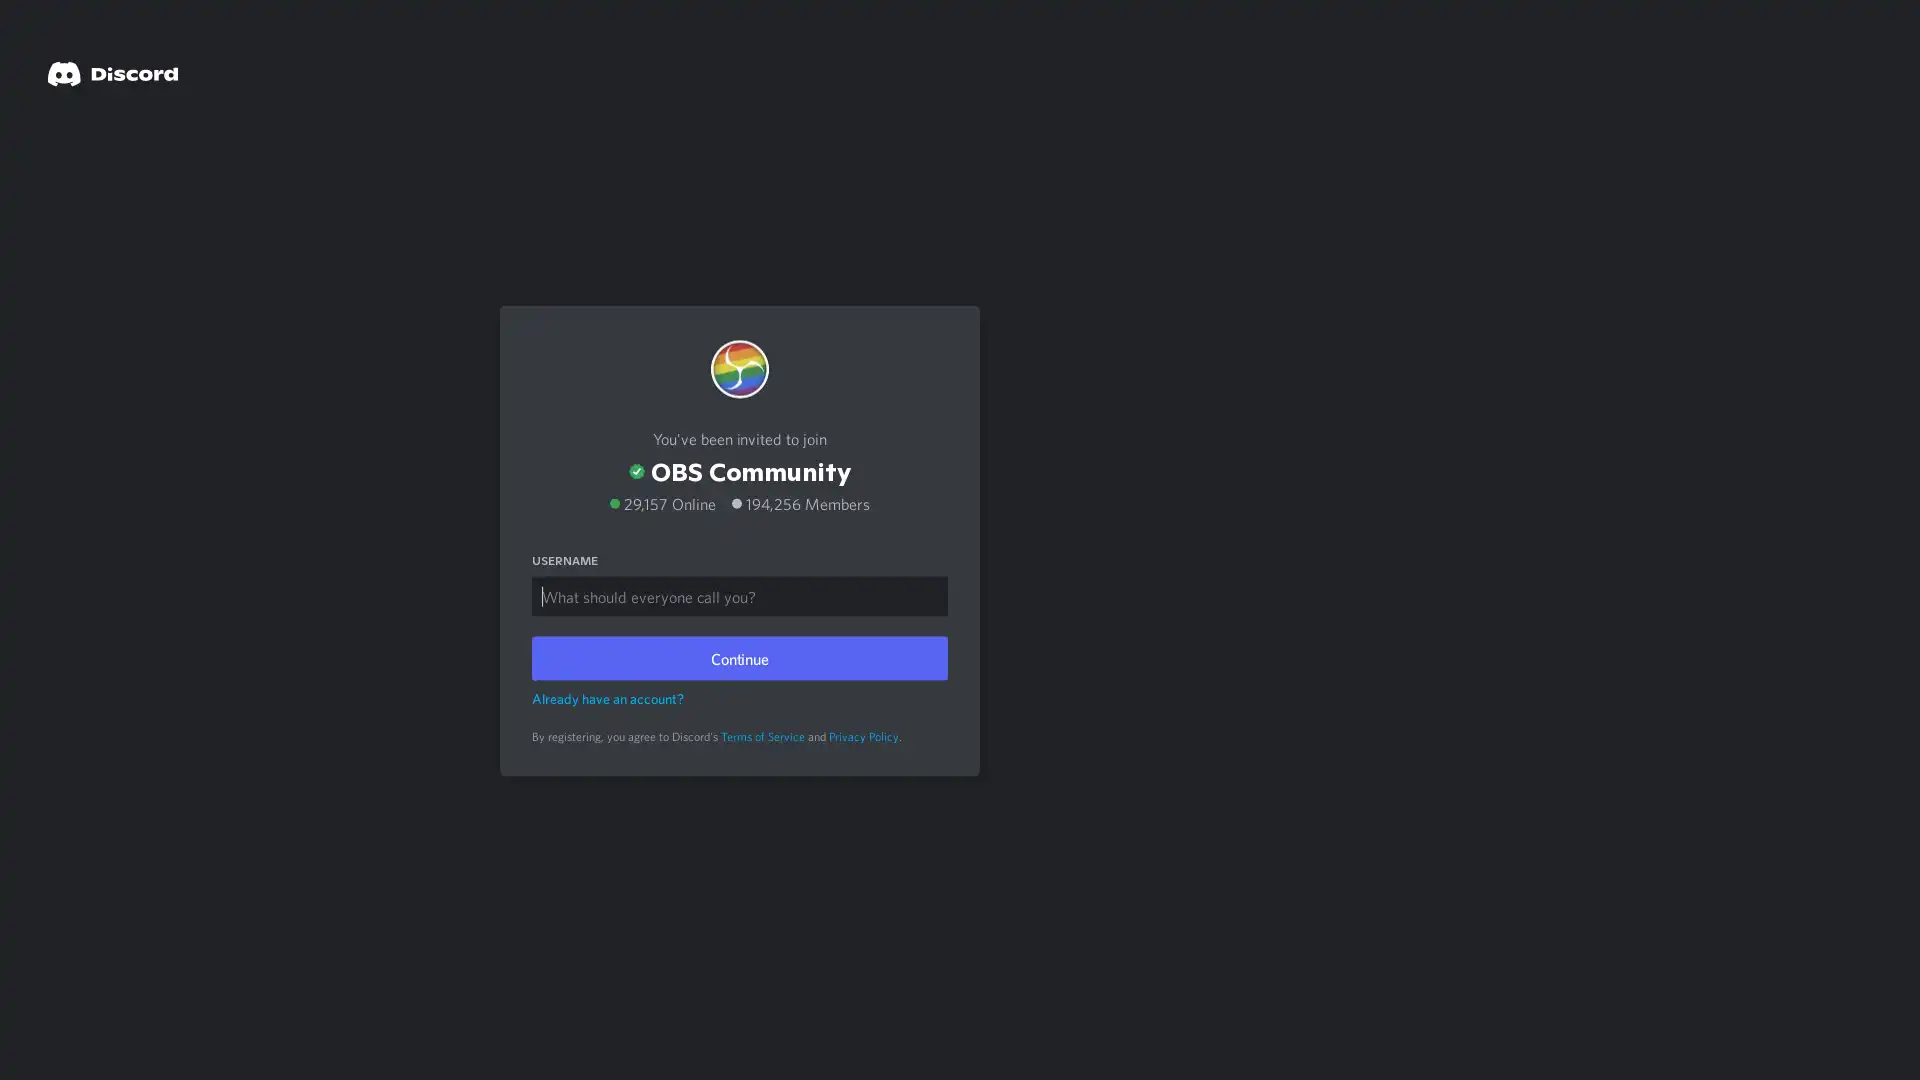 The width and height of the screenshot is (1920, 1080). Describe the element at coordinates (738, 656) in the screenshot. I see `Continue` at that location.